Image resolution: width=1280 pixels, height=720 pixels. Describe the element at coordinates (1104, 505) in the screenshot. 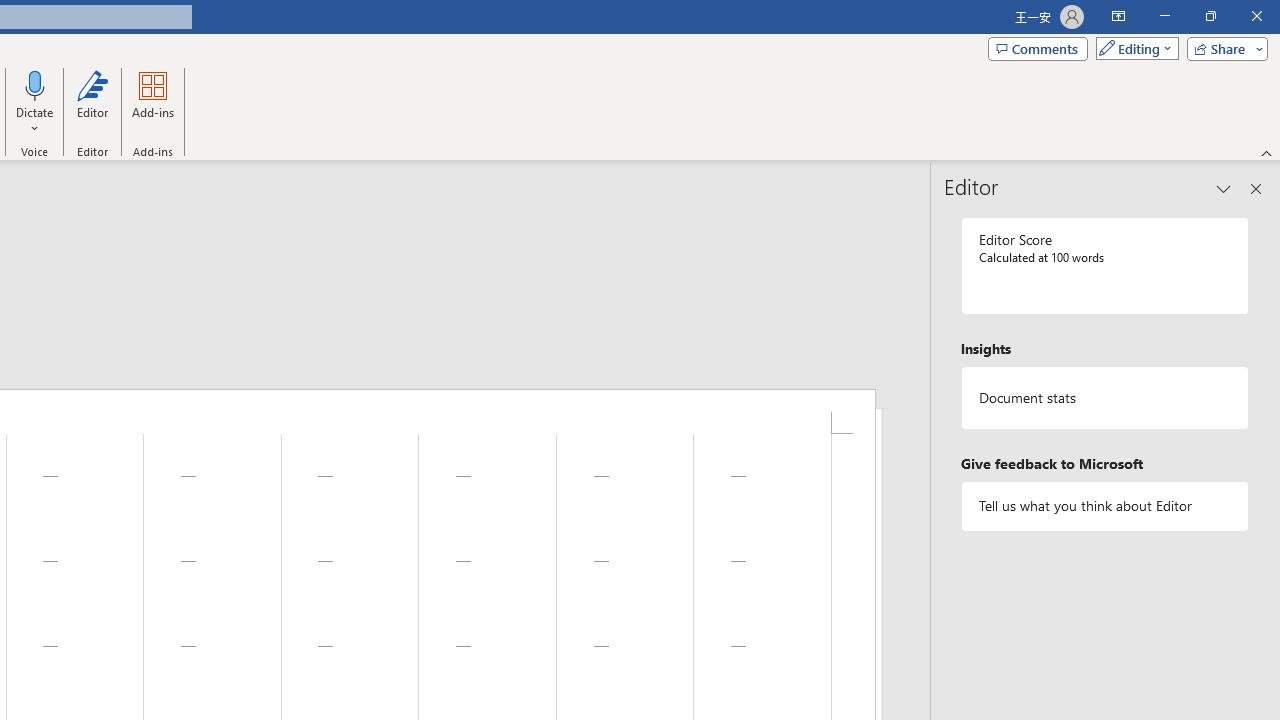

I see `'Tell us what you think about Editor'` at that location.